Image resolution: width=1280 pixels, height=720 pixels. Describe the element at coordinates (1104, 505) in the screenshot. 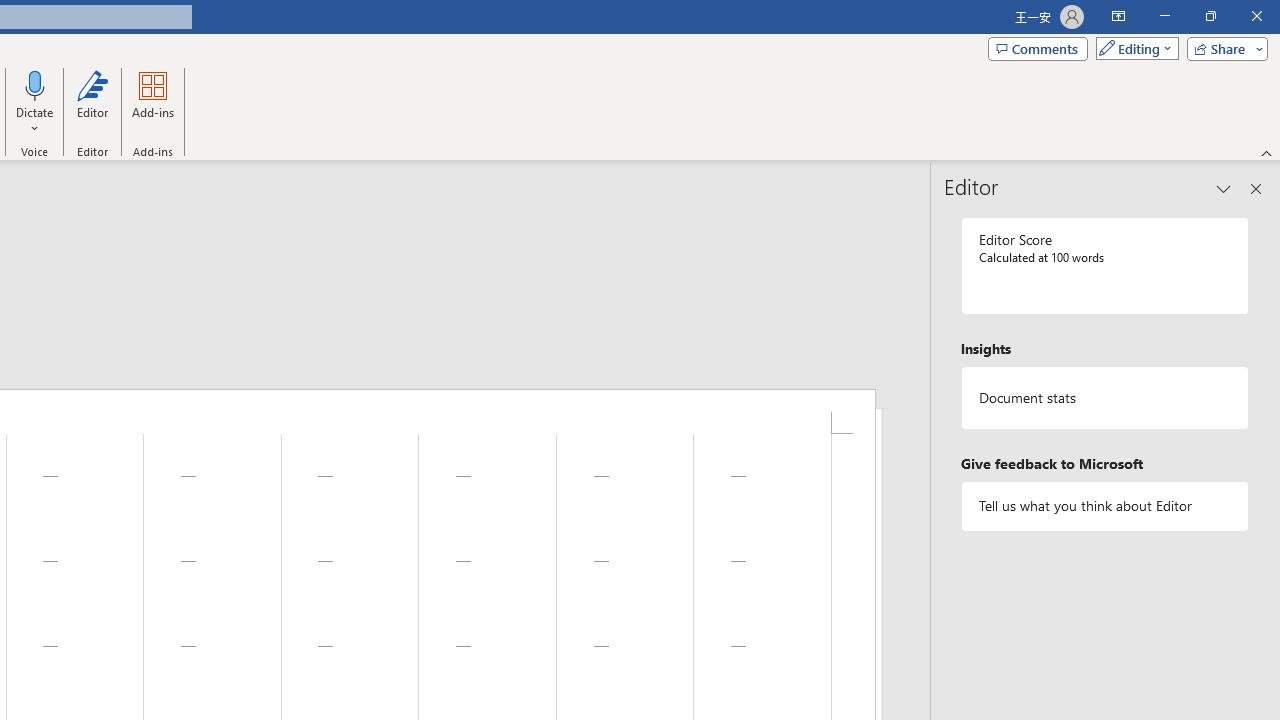

I see `'Tell us what you think about Editor'` at that location.